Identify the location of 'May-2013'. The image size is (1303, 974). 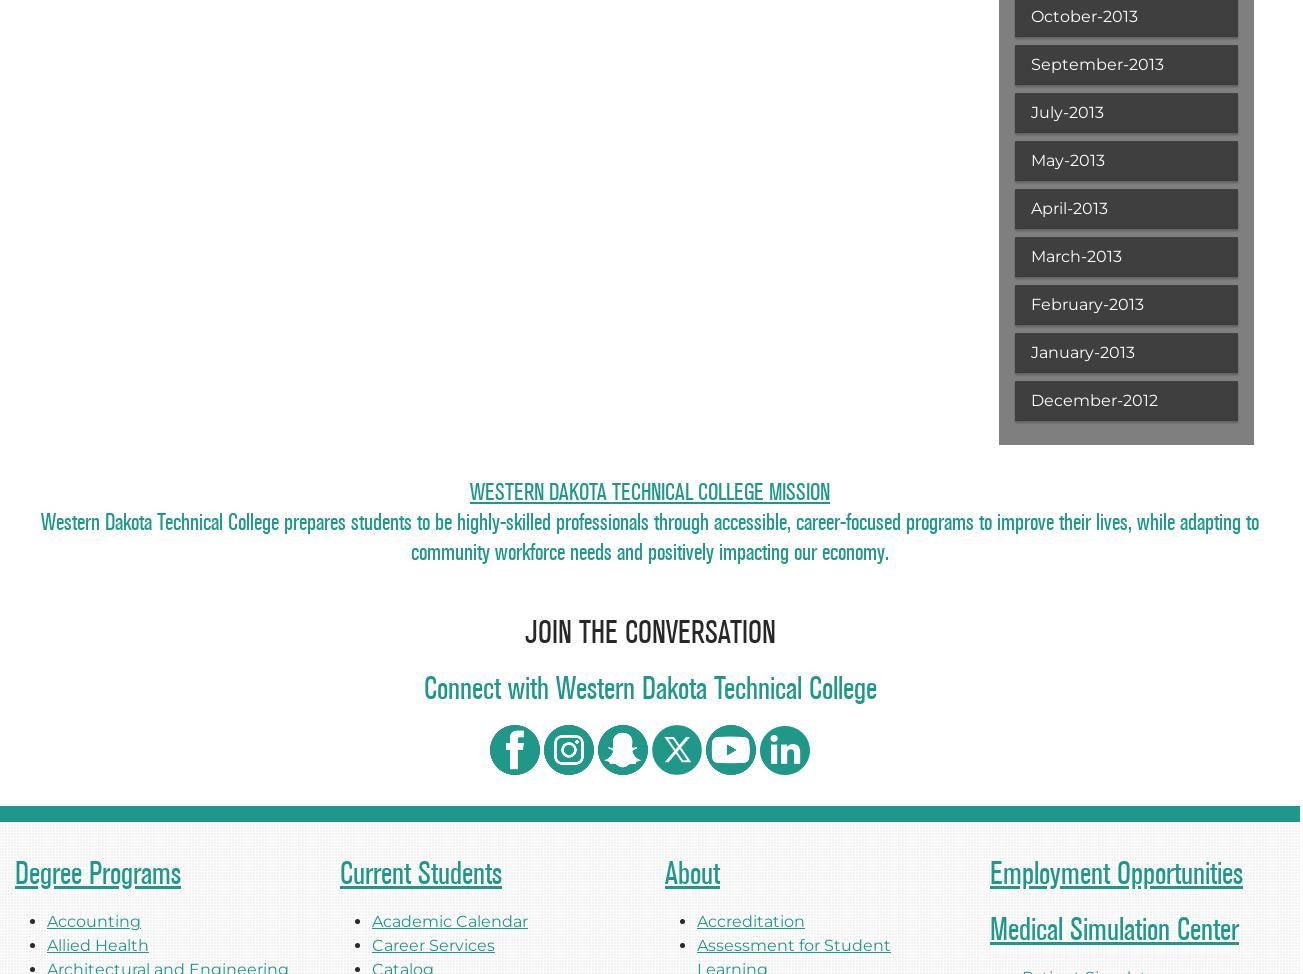
(1066, 159).